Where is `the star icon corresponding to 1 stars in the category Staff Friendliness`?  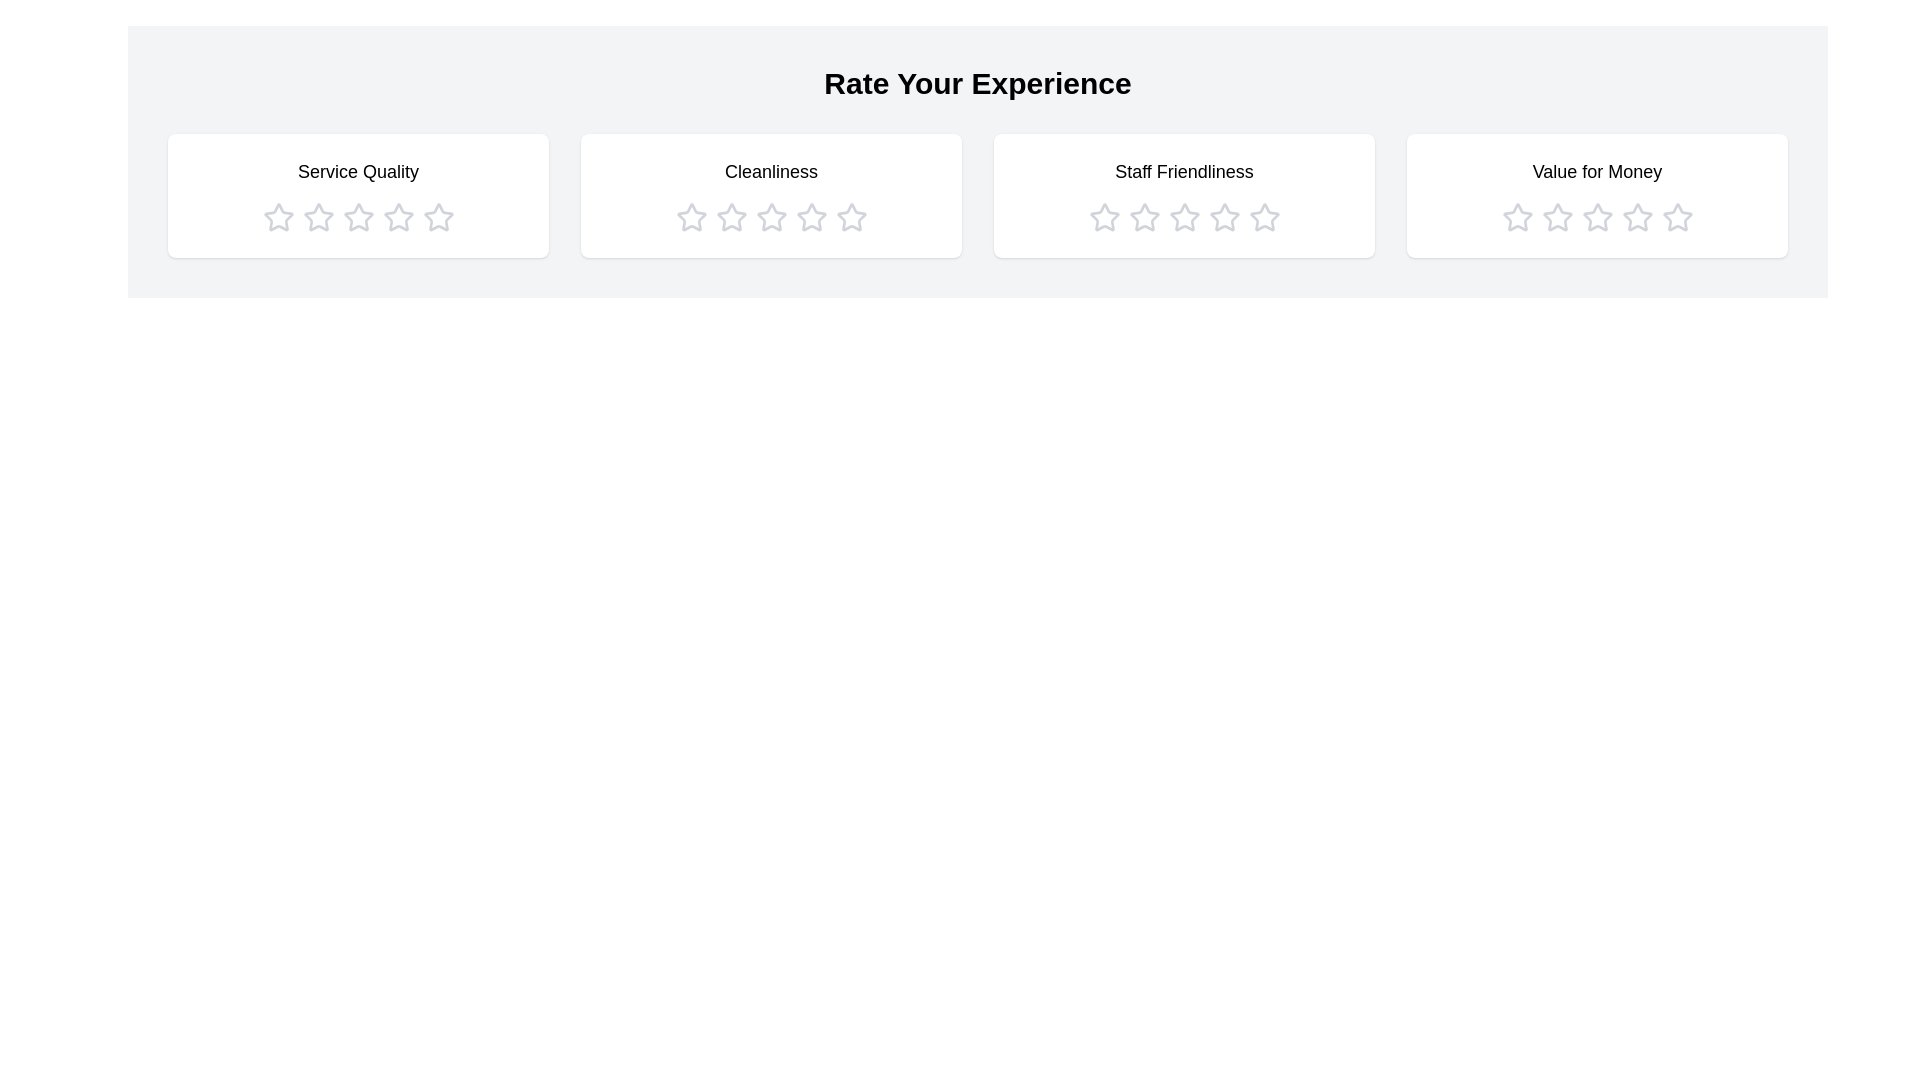 the star icon corresponding to 1 stars in the category Staff Friendliness is located at coordinates (1103, 218).